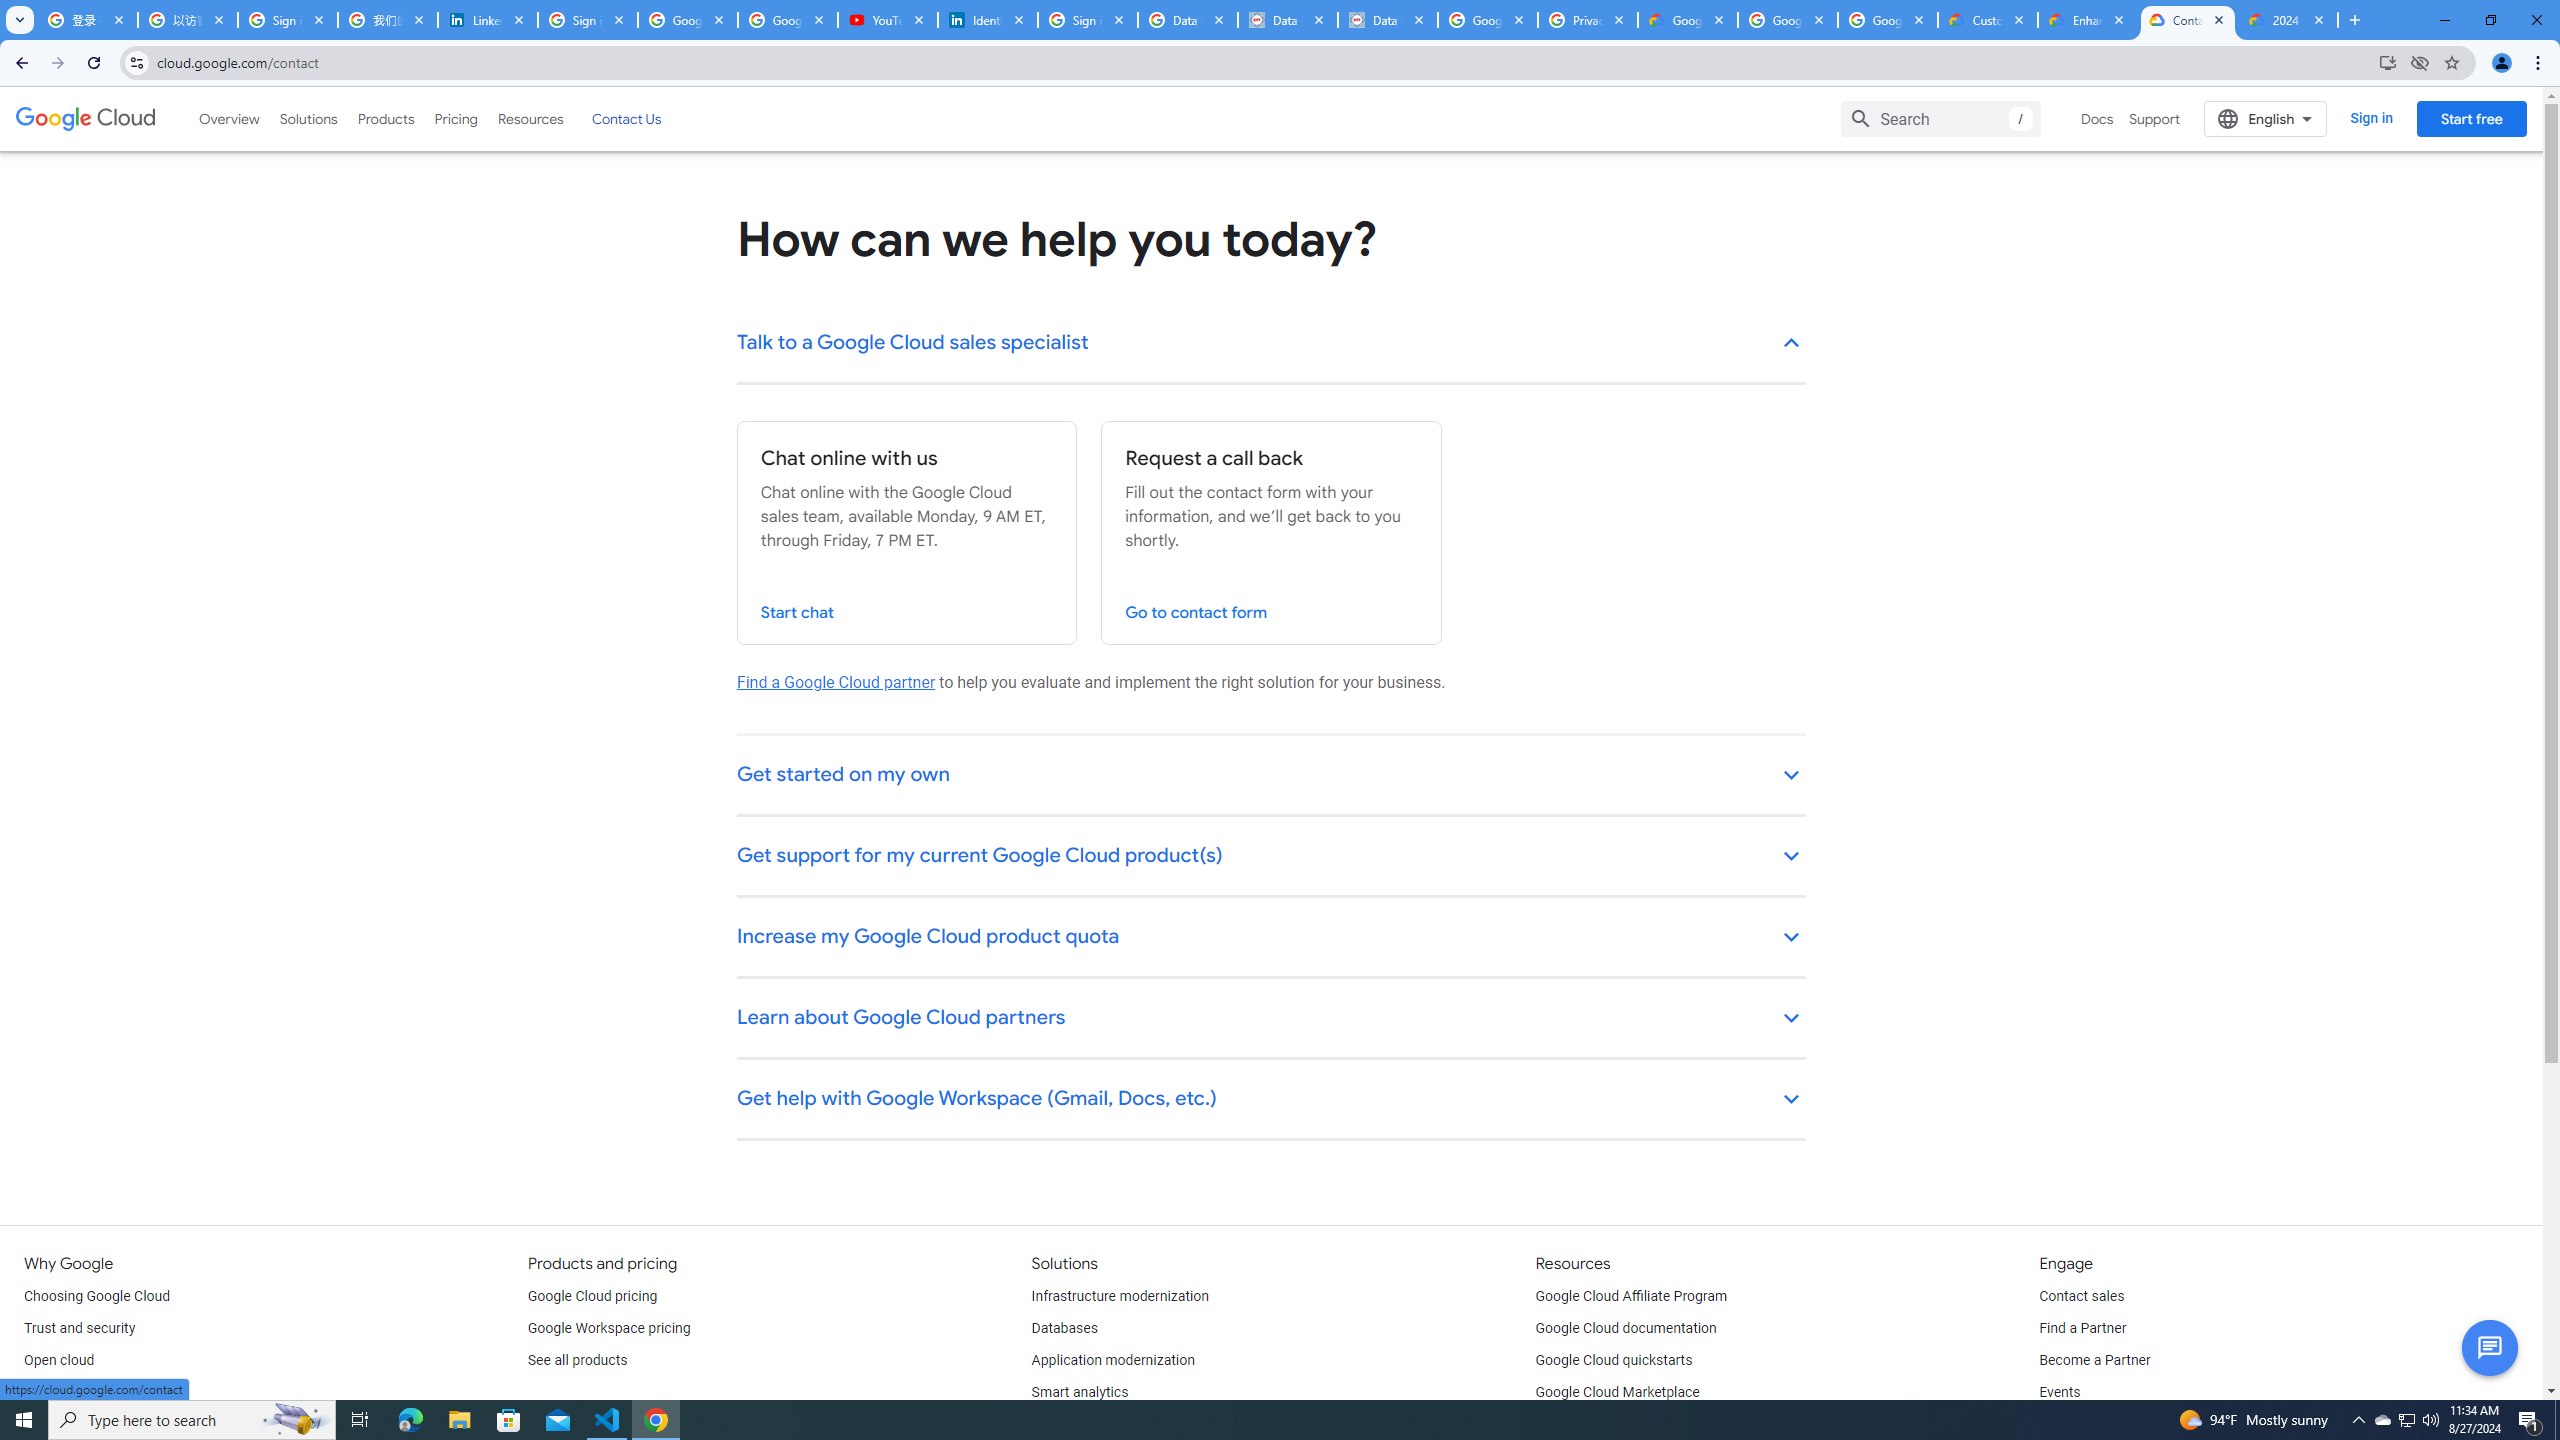 The height and width of the screenshot is (1440, 2560). Describe the element at coordinates (2265, 118) in the screenshot. I see `'English'` at that location.